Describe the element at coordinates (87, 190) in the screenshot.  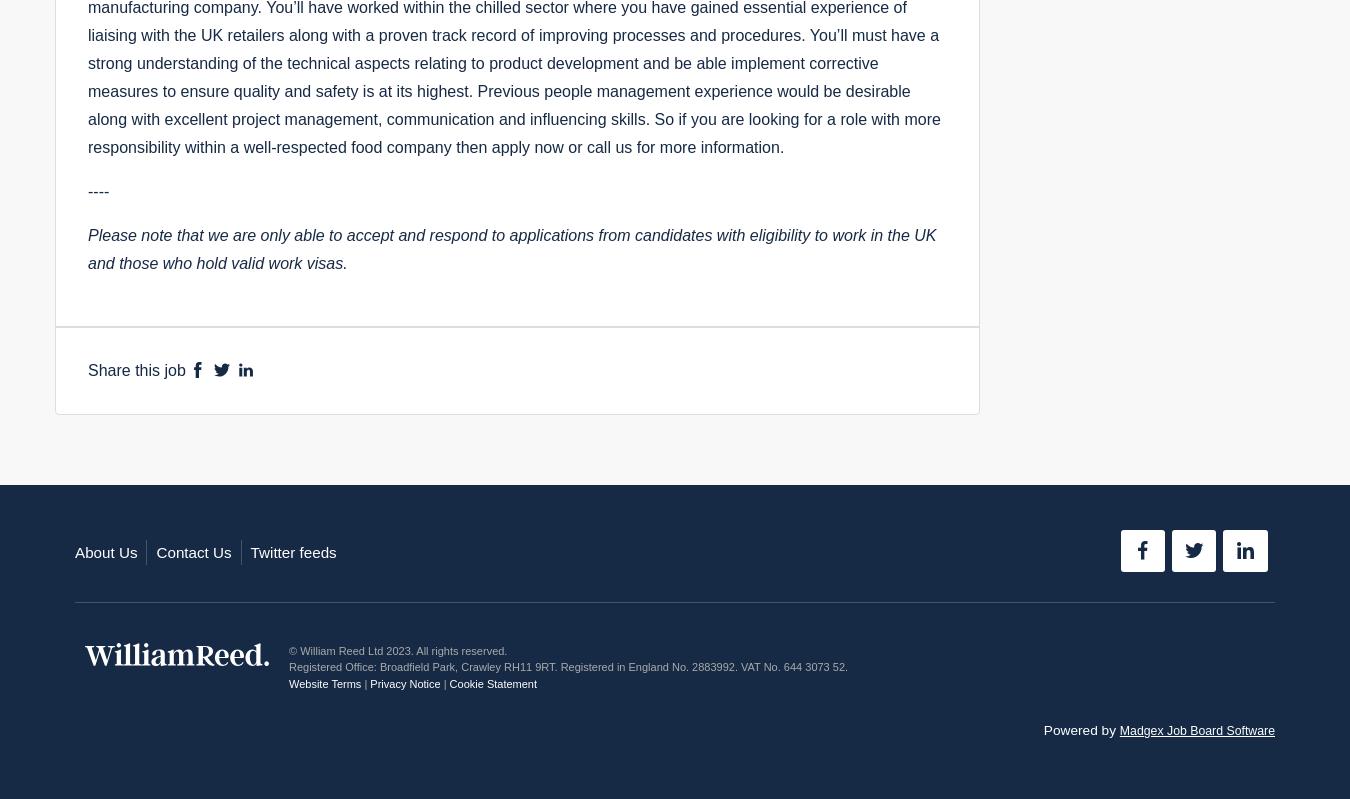
I see `'----'` at that location.